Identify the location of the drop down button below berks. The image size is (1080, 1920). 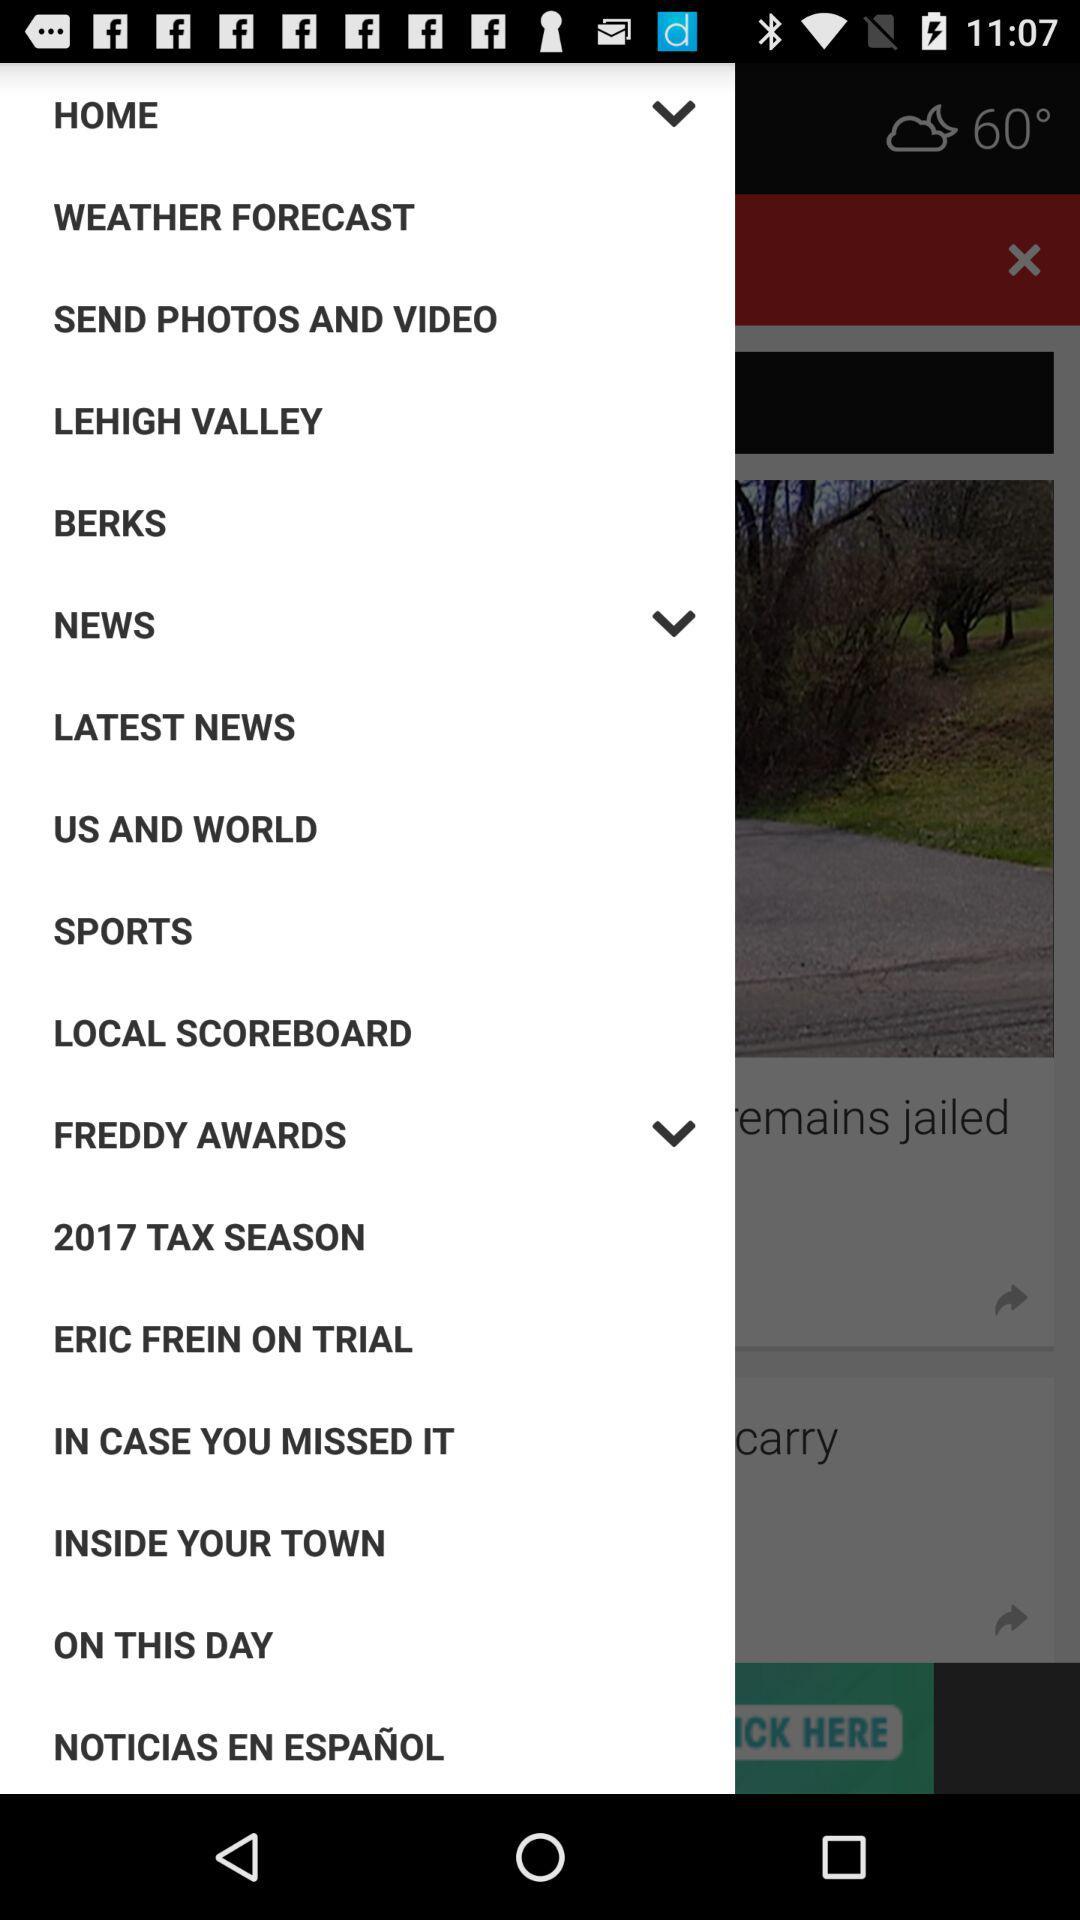
(352, 623).